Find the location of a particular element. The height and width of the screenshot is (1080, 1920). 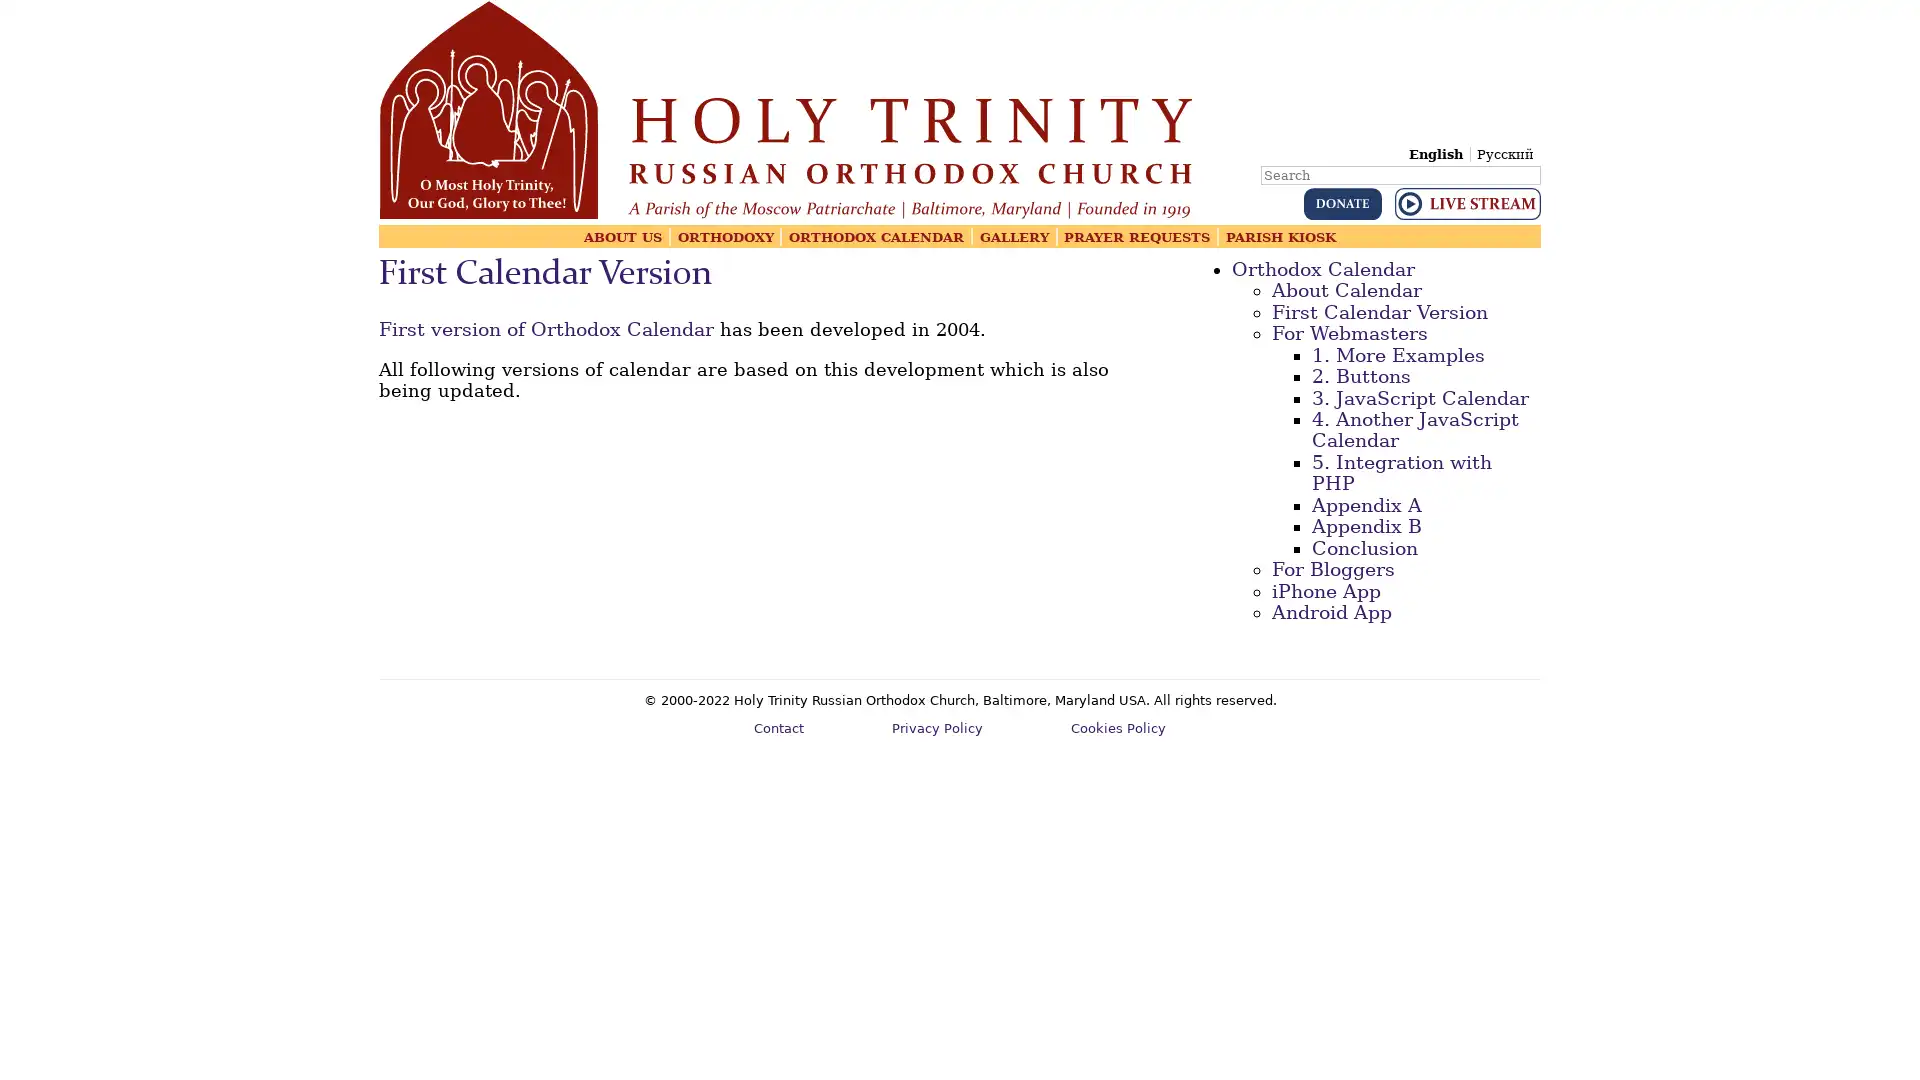

PayPal - The safer, easier way to pay online! is located at coordinates (1342, 204).